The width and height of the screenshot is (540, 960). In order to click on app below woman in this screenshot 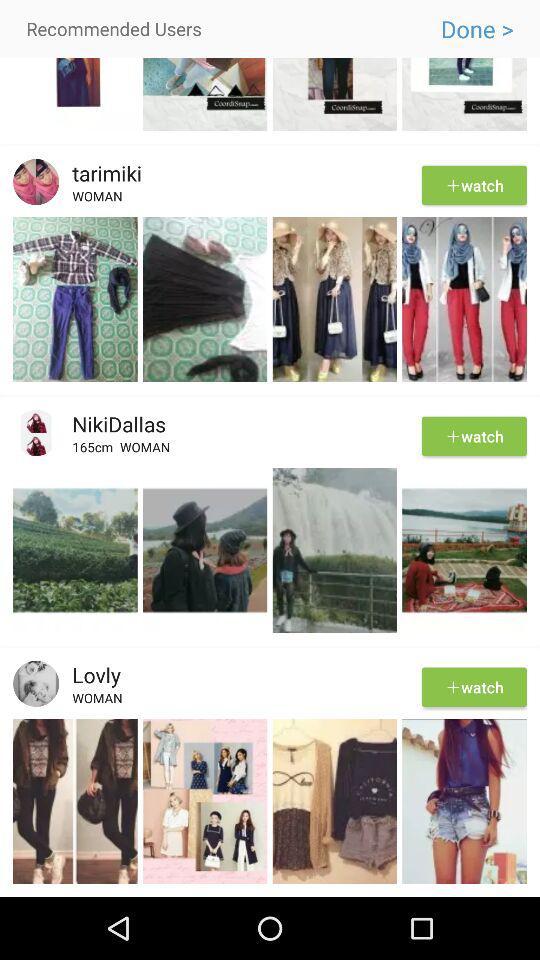, I will do `click(270, 214)`.